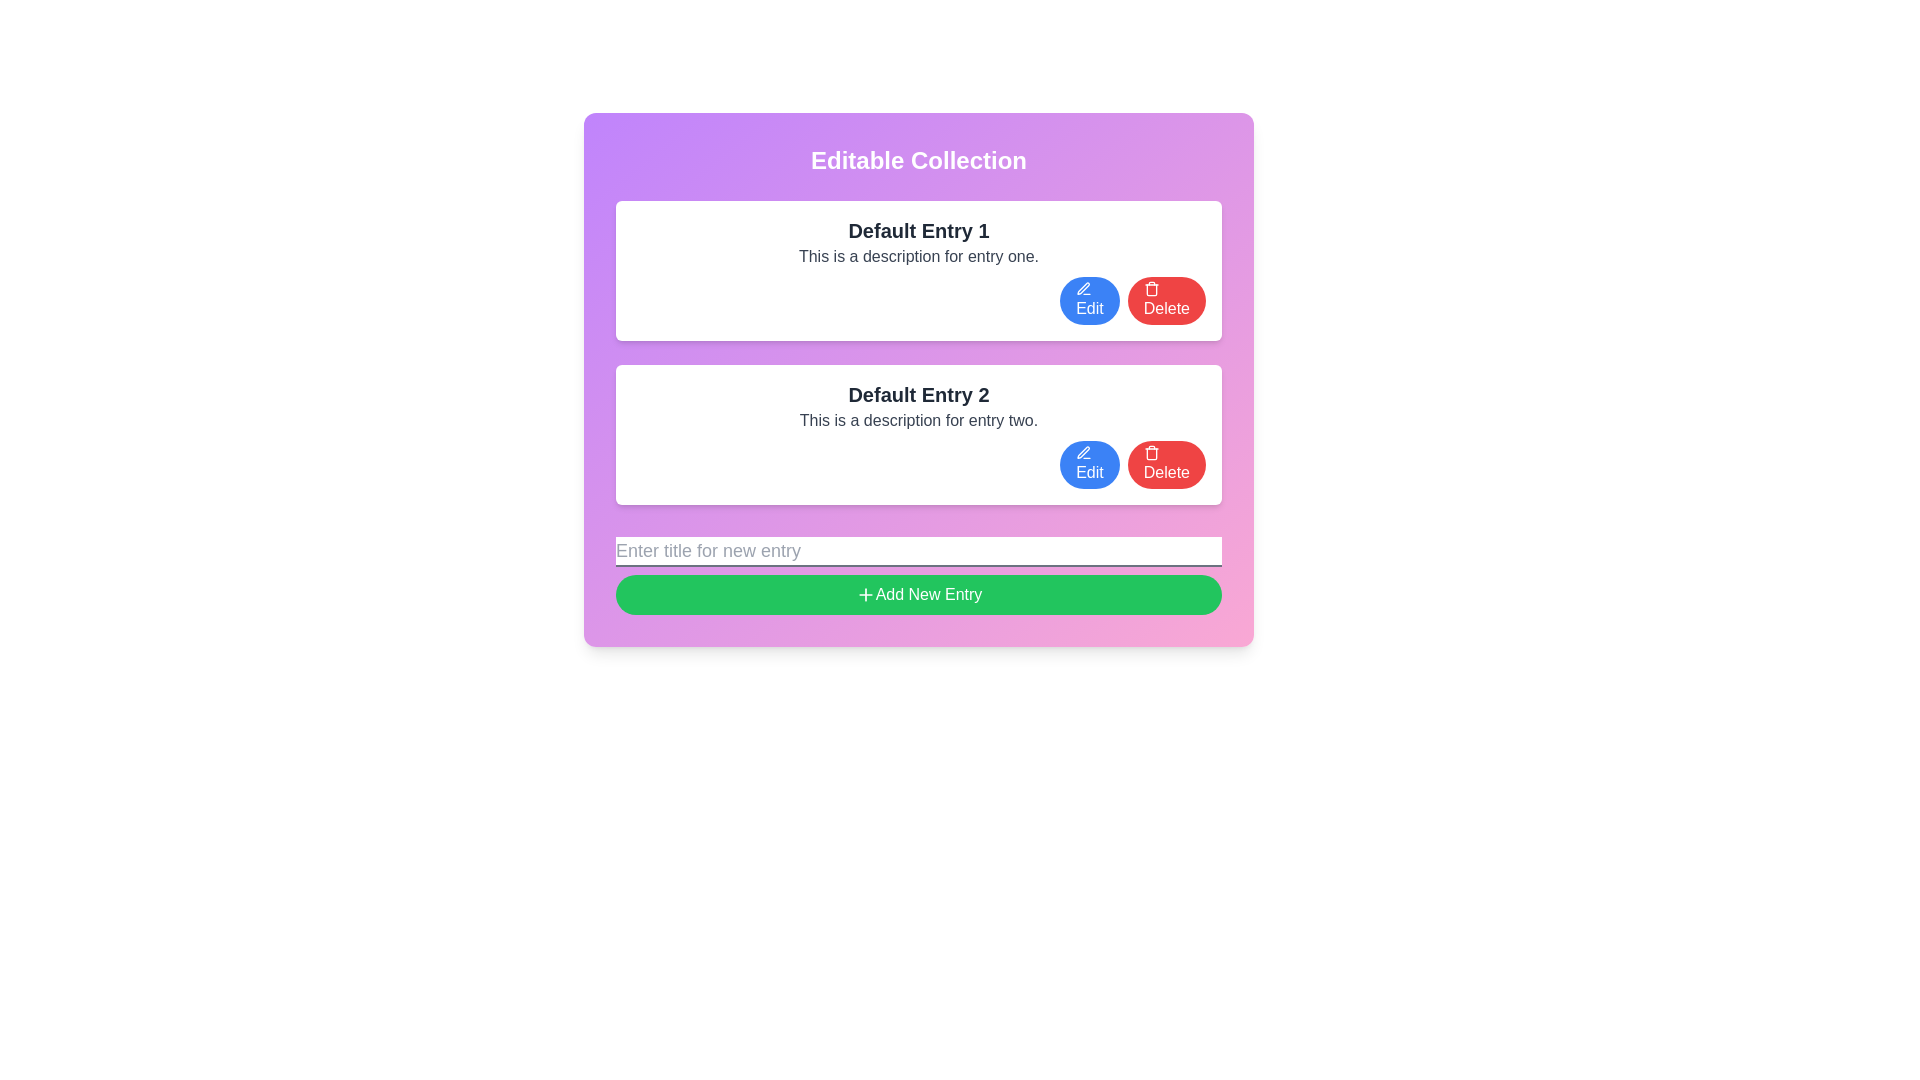 The image size is (1920, 1080). Describe the element at coordinates (1088, 465) in the screenshot. I see `the button that initiates the editing process for the associated entry, located on the right side of the second entry within the 'Editable Collection' section, directly to the left of a red 'Delete' button` at that location.